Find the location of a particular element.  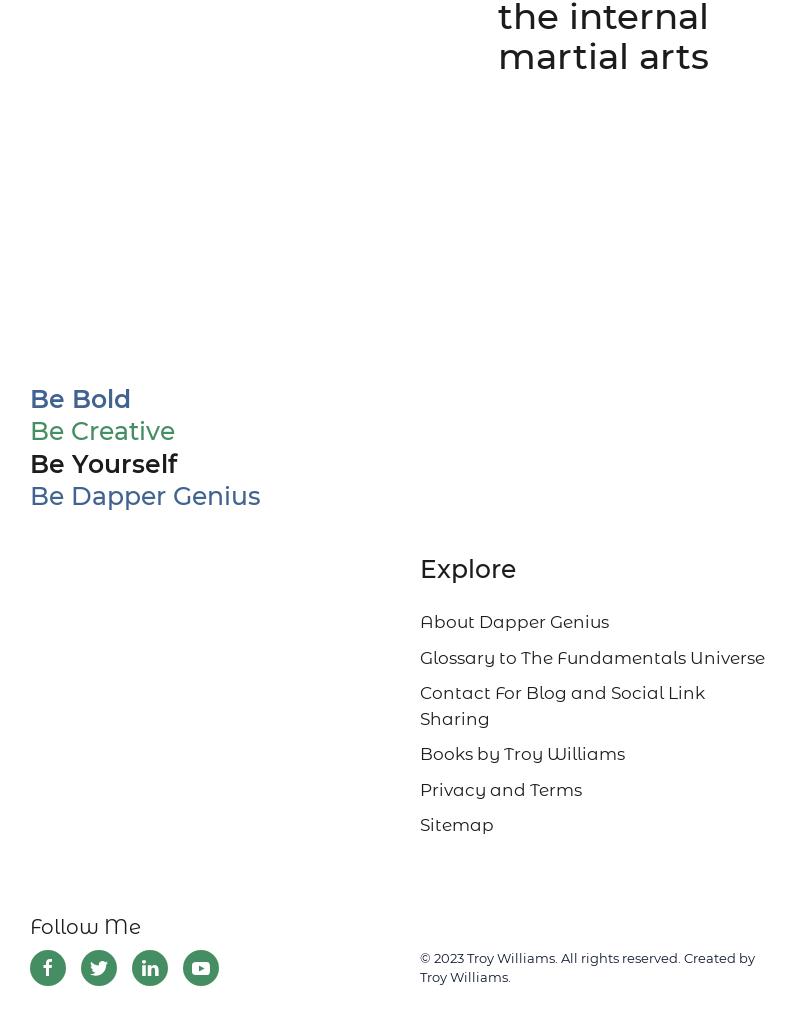

'Be Yourself' is located at coordinates (102, 463).